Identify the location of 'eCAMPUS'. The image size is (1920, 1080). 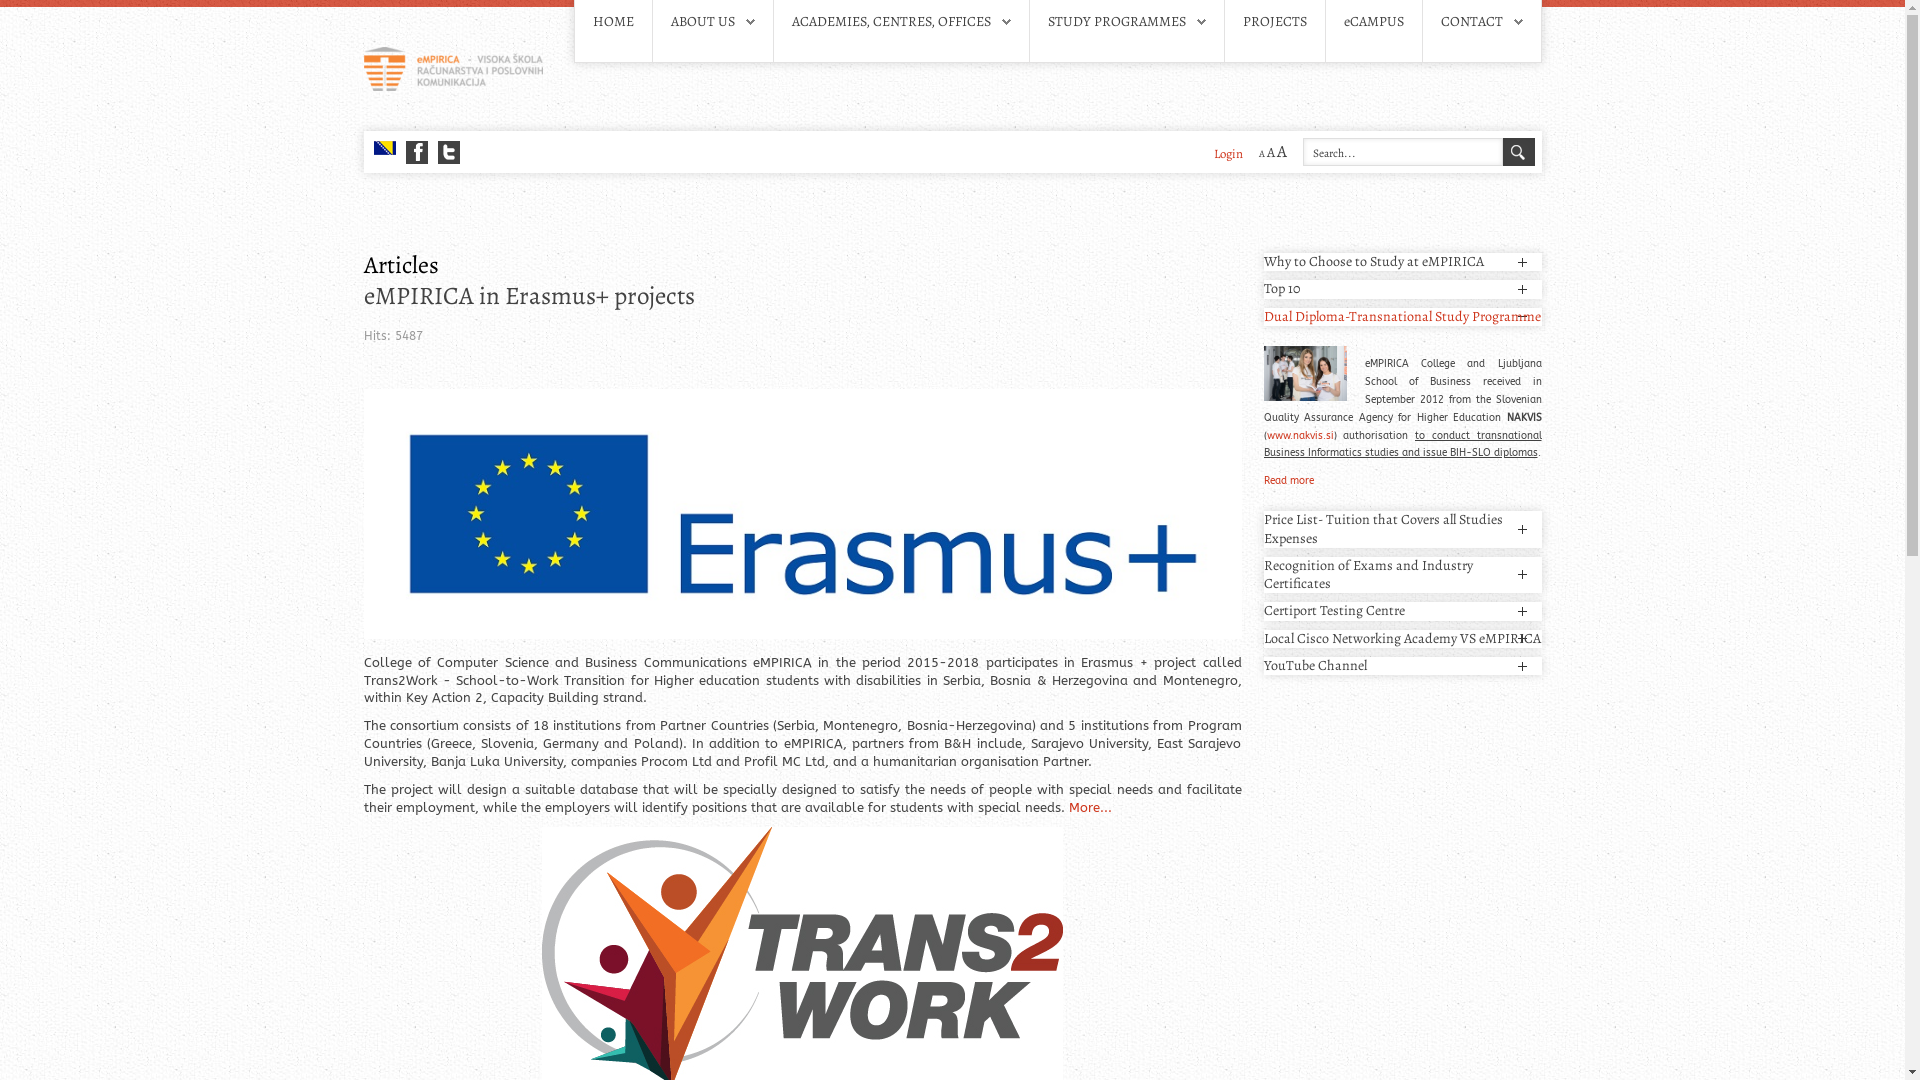
(1372, 22).